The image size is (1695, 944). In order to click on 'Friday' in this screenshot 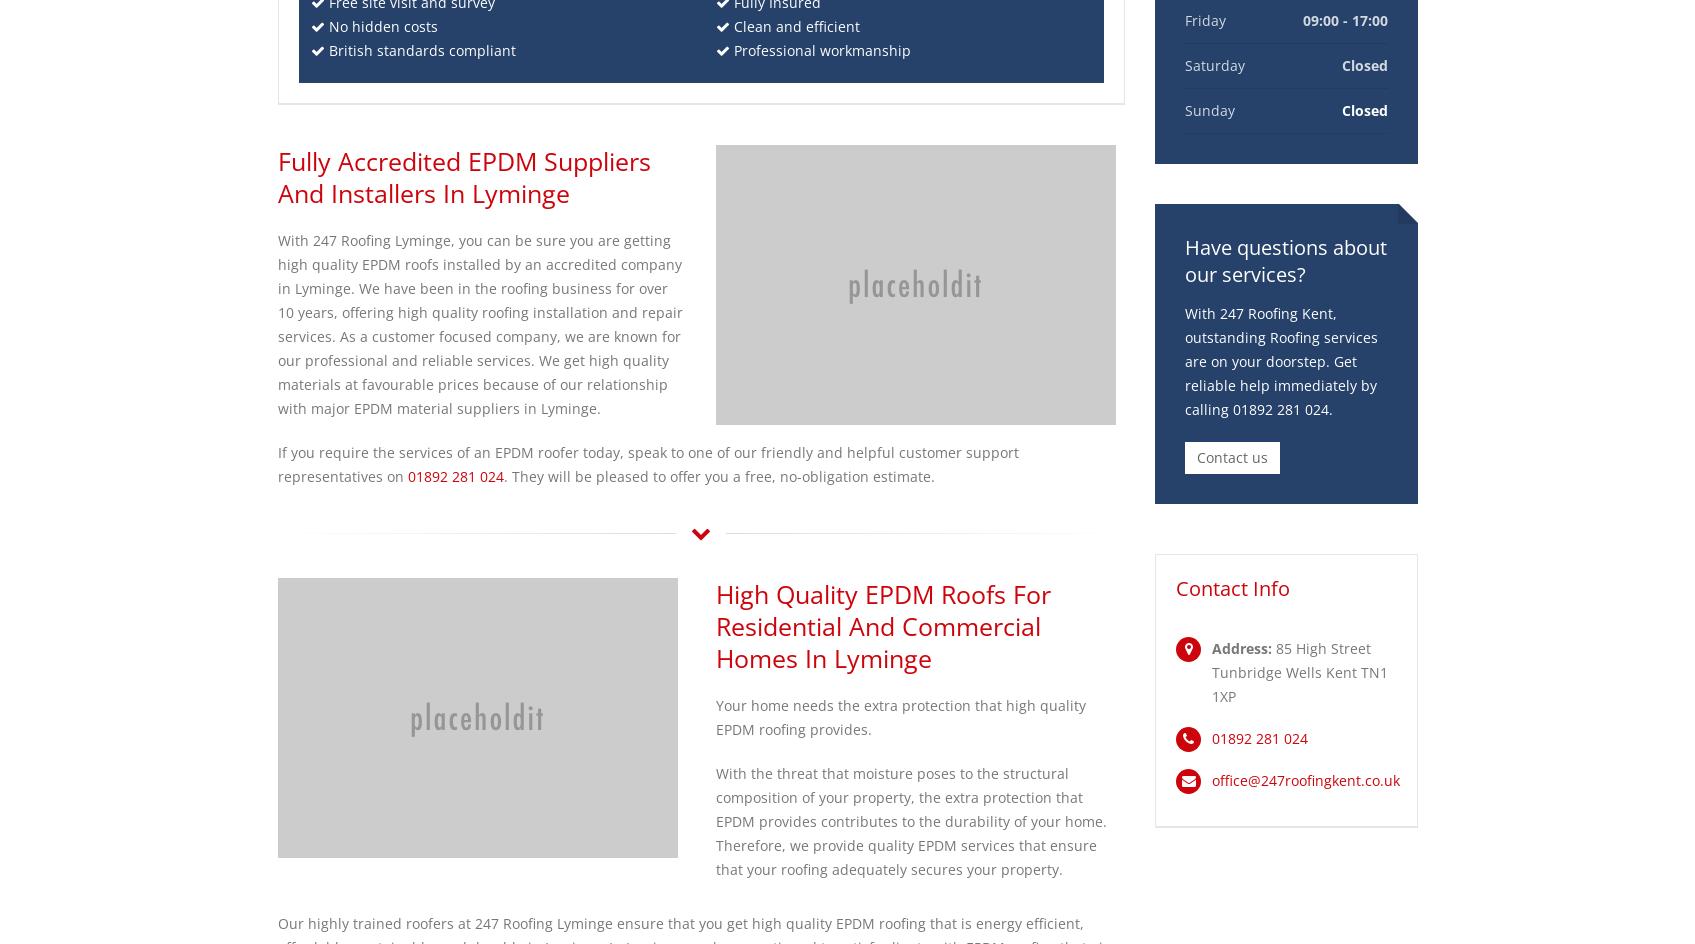, I will do `click(1205, 20)`.